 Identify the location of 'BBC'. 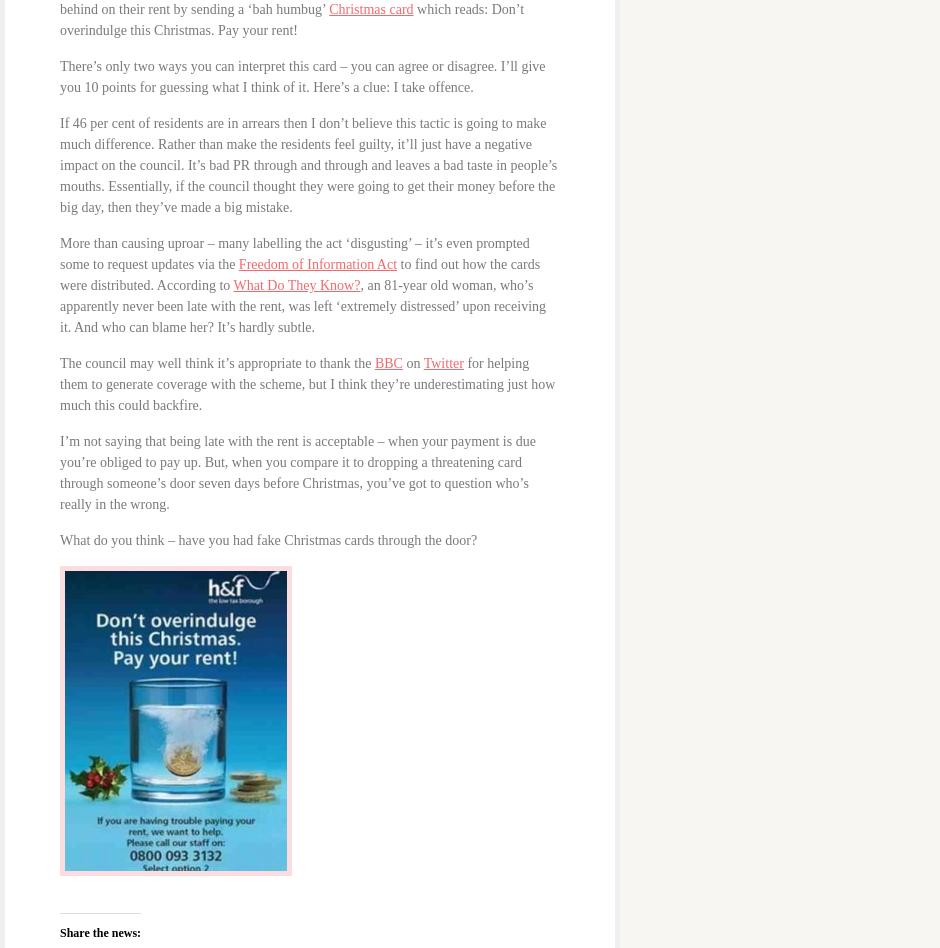
(387, 361).